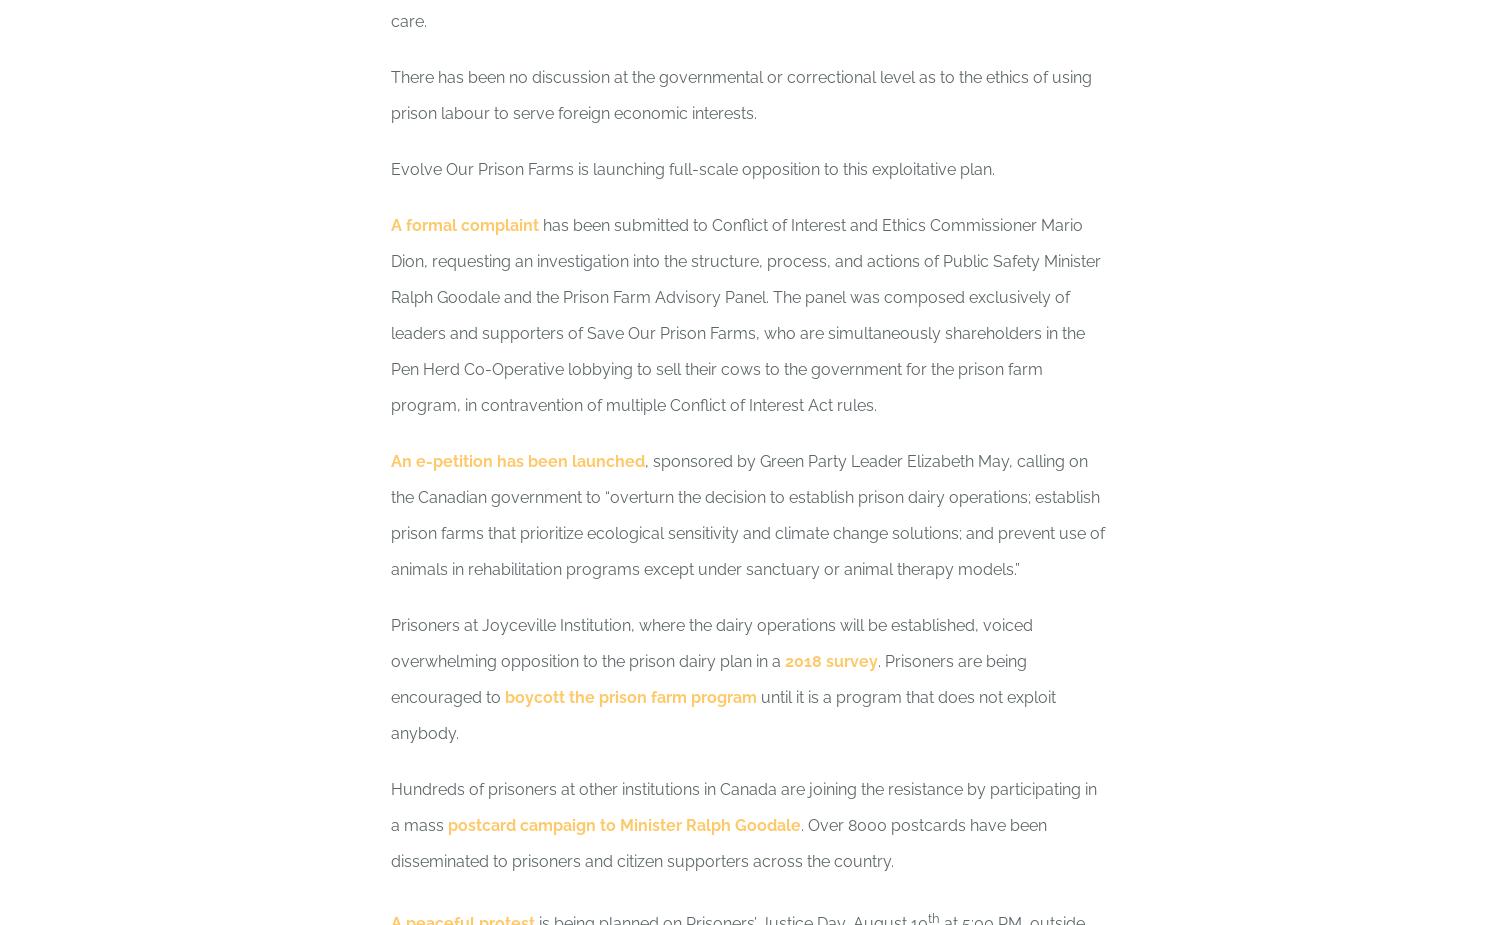 Image resolution: width=1500 pixels, height=925 pixels. Describe the element at coordinates (747, 515) in the screenshot. I see `', sponsored by Green Party Leader Elizabeth May, calling on the Canadian government to “overturn the decision to establish prison dairy operations; establish prison farms that prioritize ecological sensitivity and climate change solutions; and prevent use of animals in rehabilitation programs except under sanctuary or animal therapy models.”'` at that location.